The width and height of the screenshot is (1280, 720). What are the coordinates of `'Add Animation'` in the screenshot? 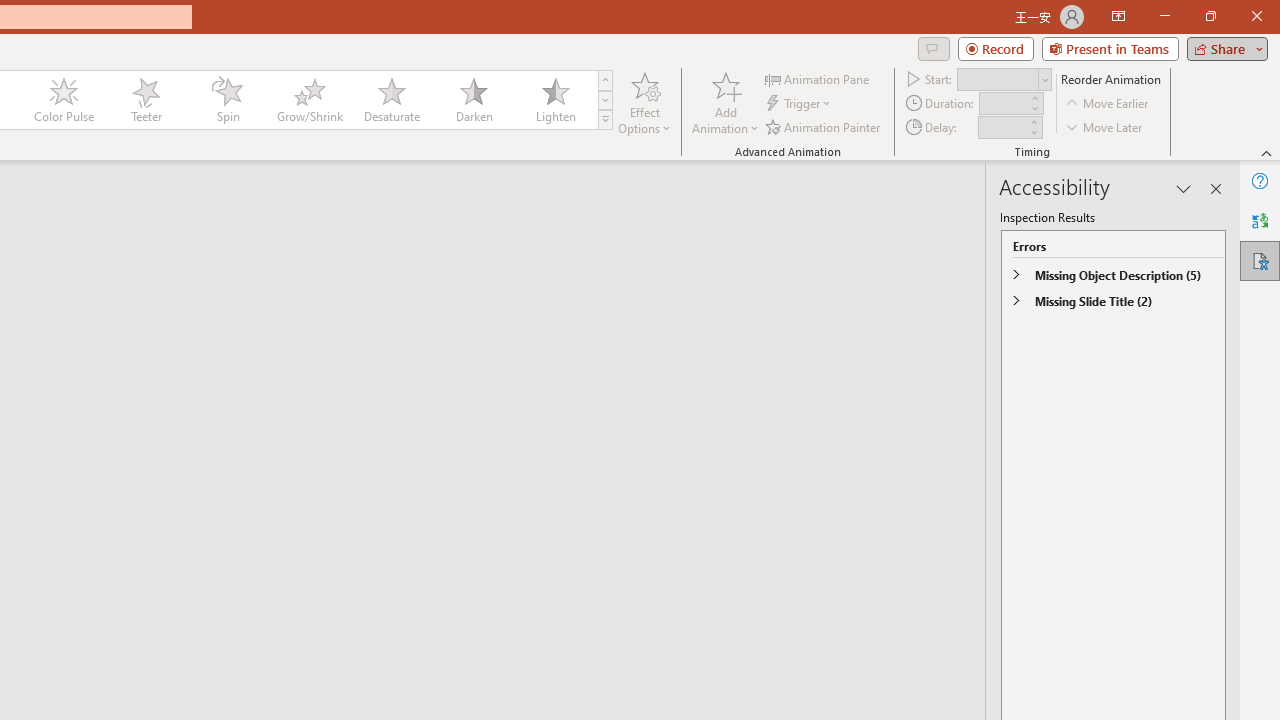 It's located at (724, 103).